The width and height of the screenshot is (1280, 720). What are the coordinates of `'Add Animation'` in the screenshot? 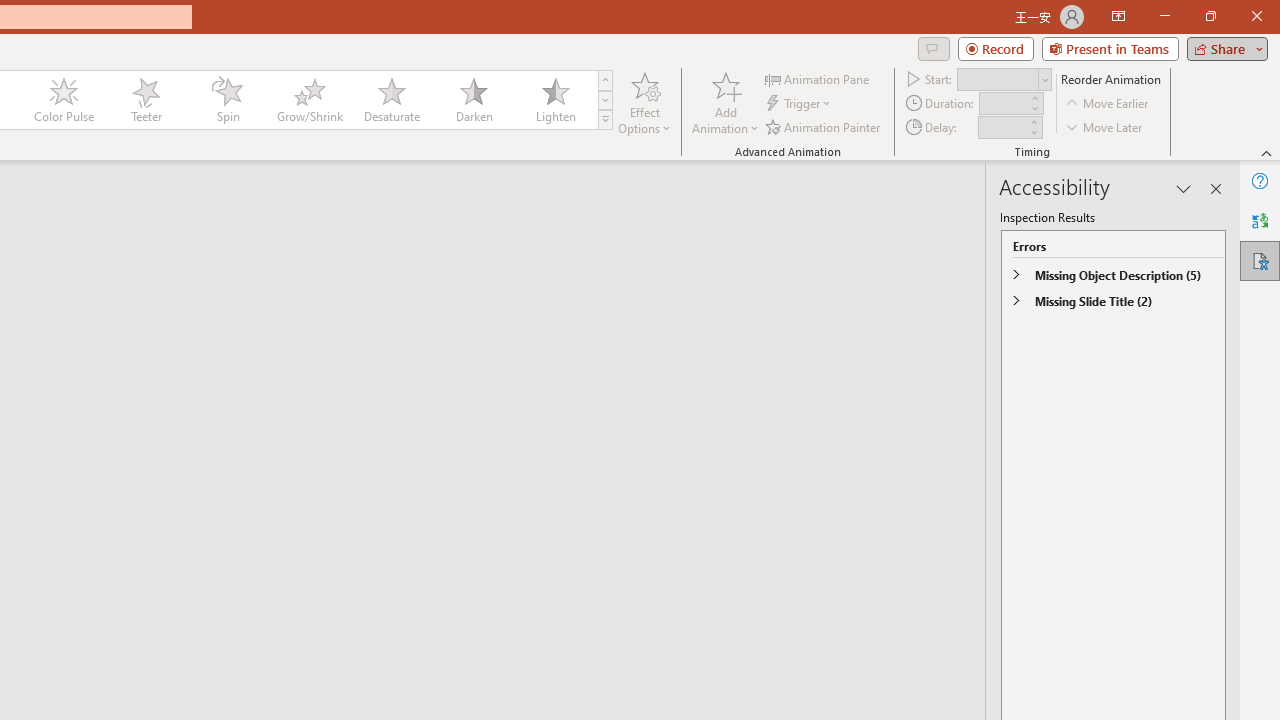 It's located at (724, 103).